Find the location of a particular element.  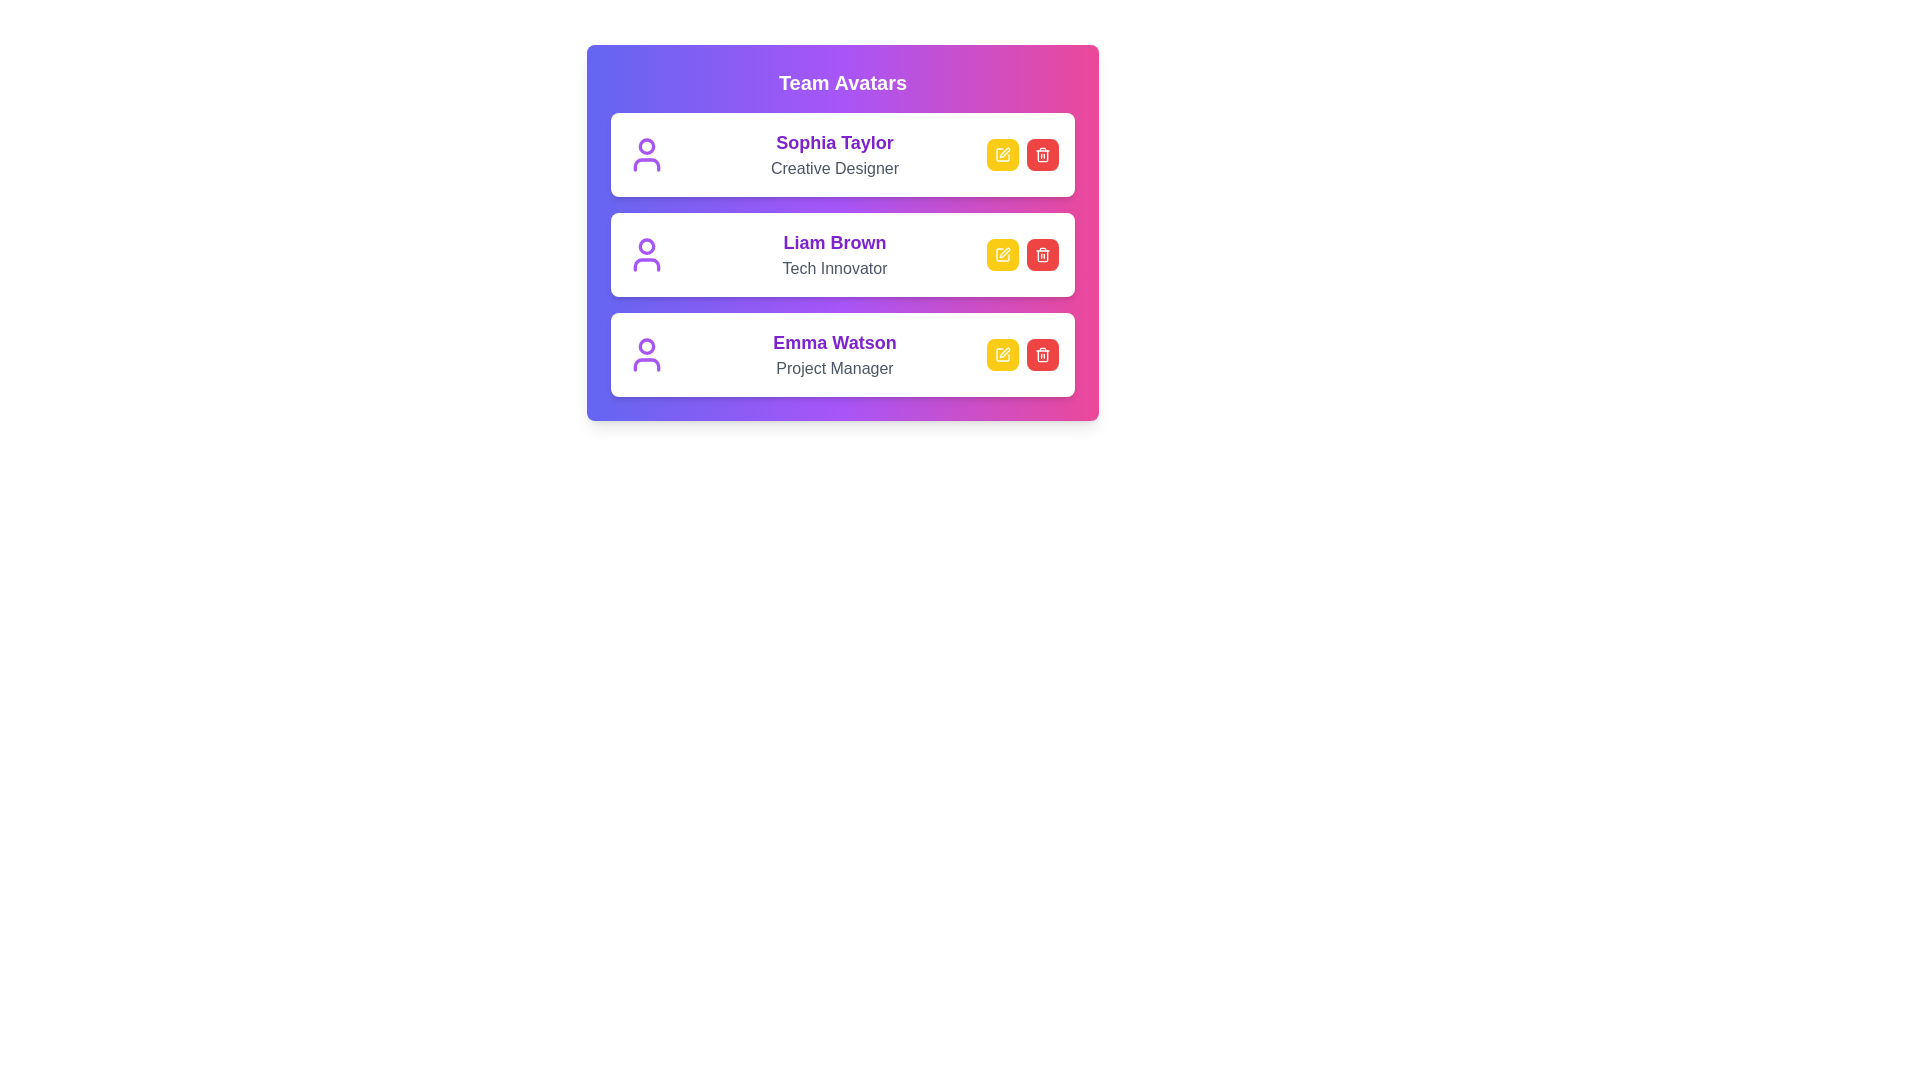

the label displaying 'Sophia Taylor' with a subtitle 'Creative Designer', styled in bold purple text, located in the first card of the 'Team Avatars' section is located at coordinates (835, 153).